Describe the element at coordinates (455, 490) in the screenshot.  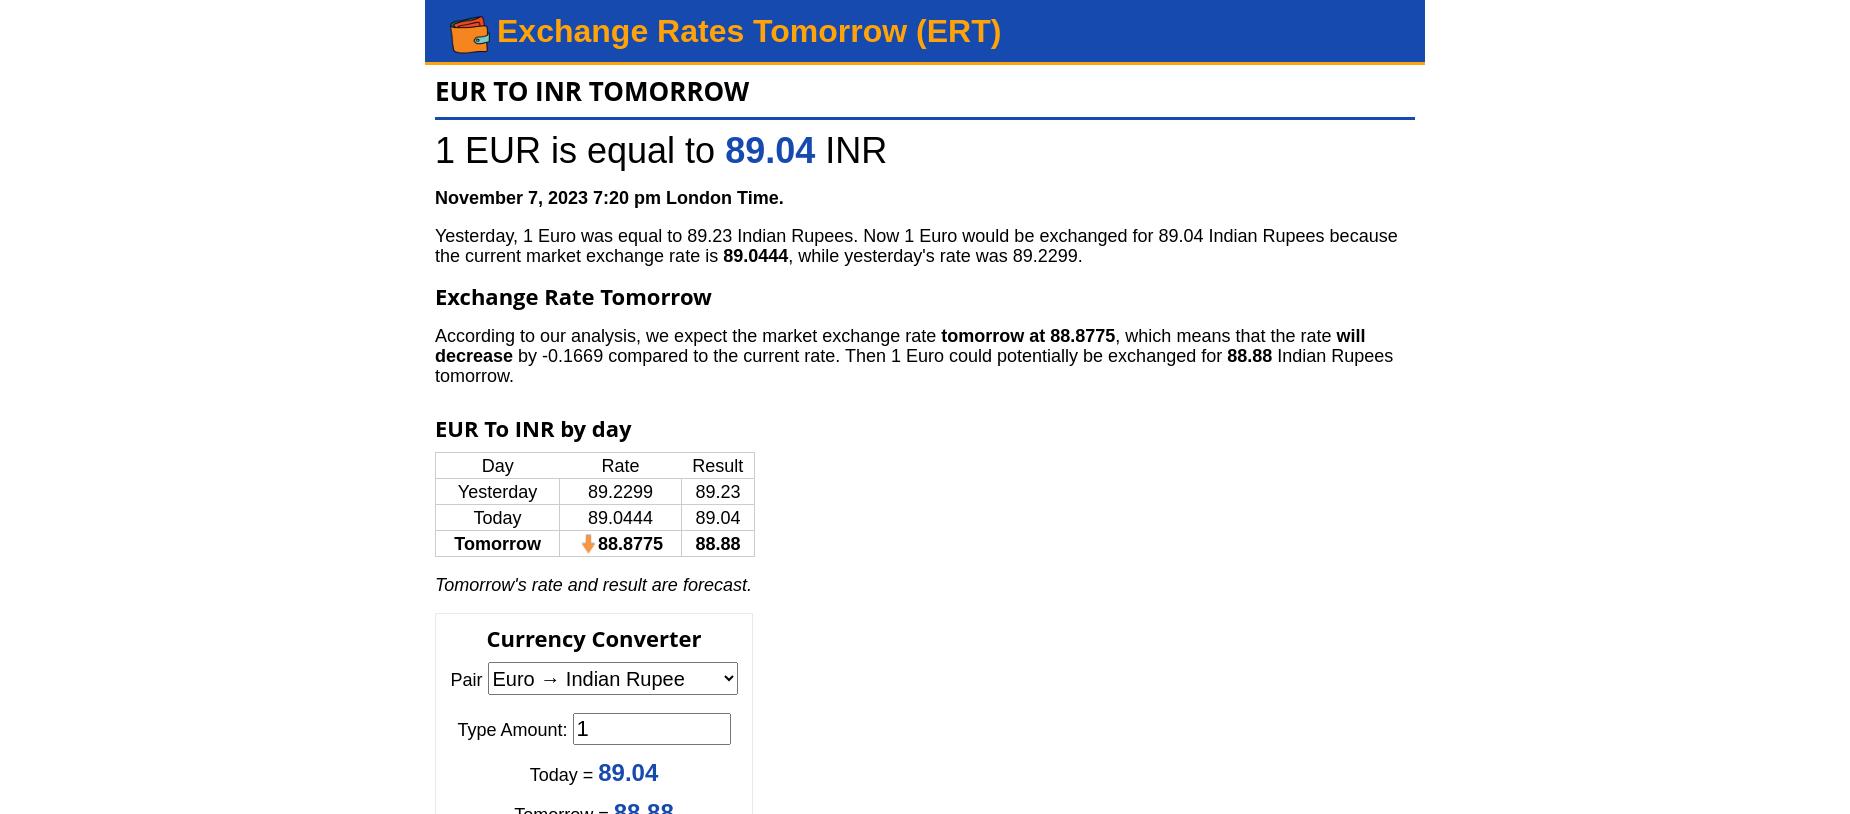
I see `'Yesterday'` at that location.